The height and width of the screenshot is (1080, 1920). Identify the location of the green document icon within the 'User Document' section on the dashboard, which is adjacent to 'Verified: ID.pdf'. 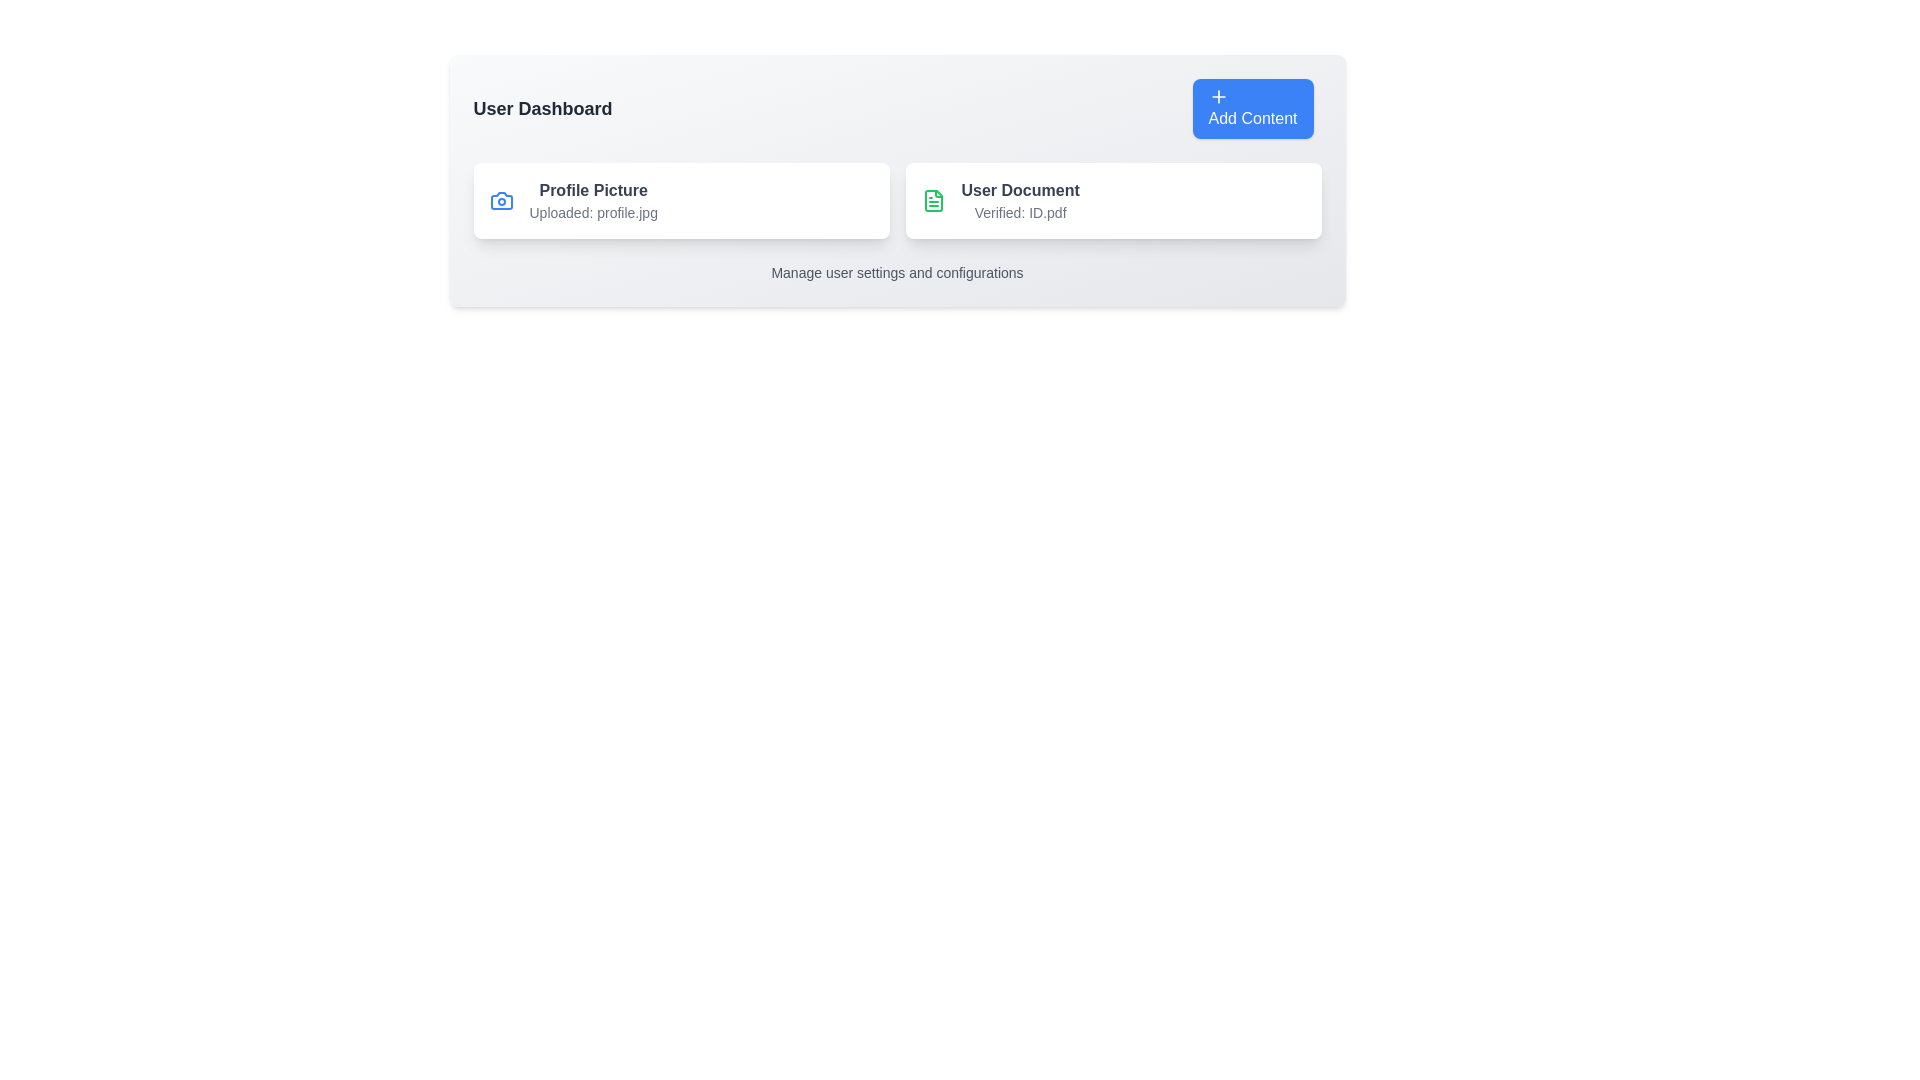
(932, 200).